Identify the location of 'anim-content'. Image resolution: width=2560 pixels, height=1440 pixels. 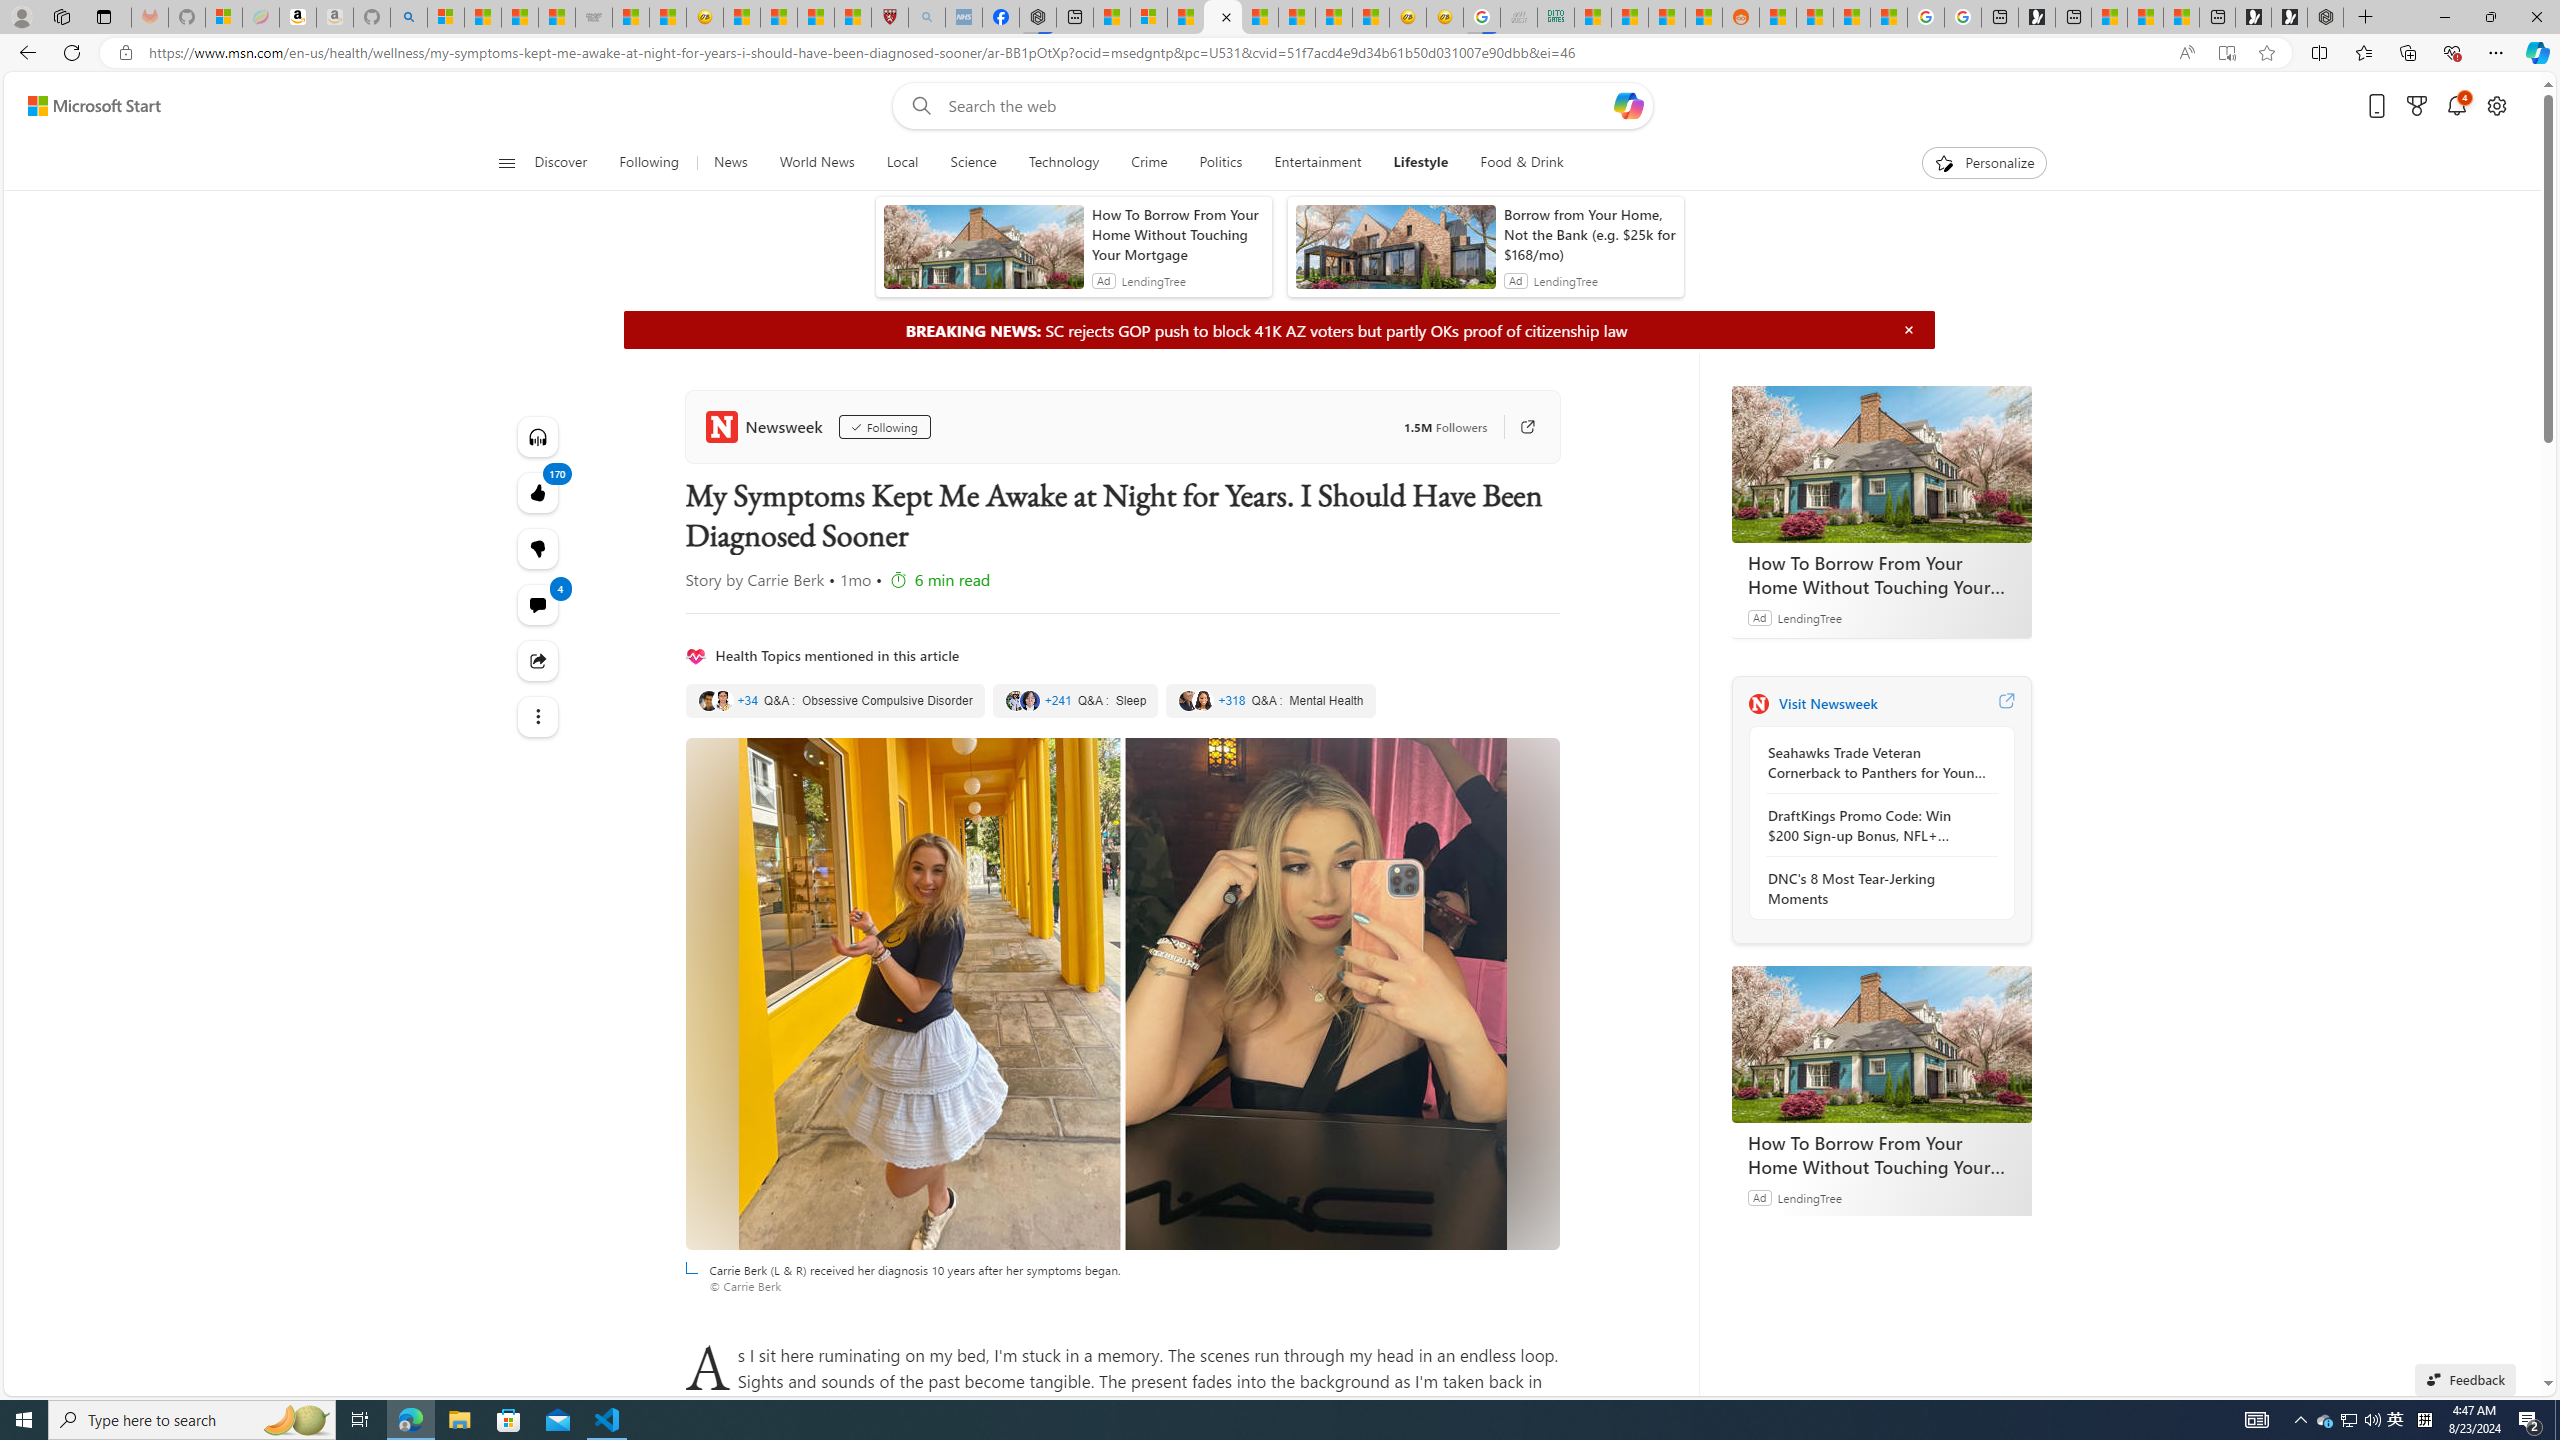
(1394, 253).